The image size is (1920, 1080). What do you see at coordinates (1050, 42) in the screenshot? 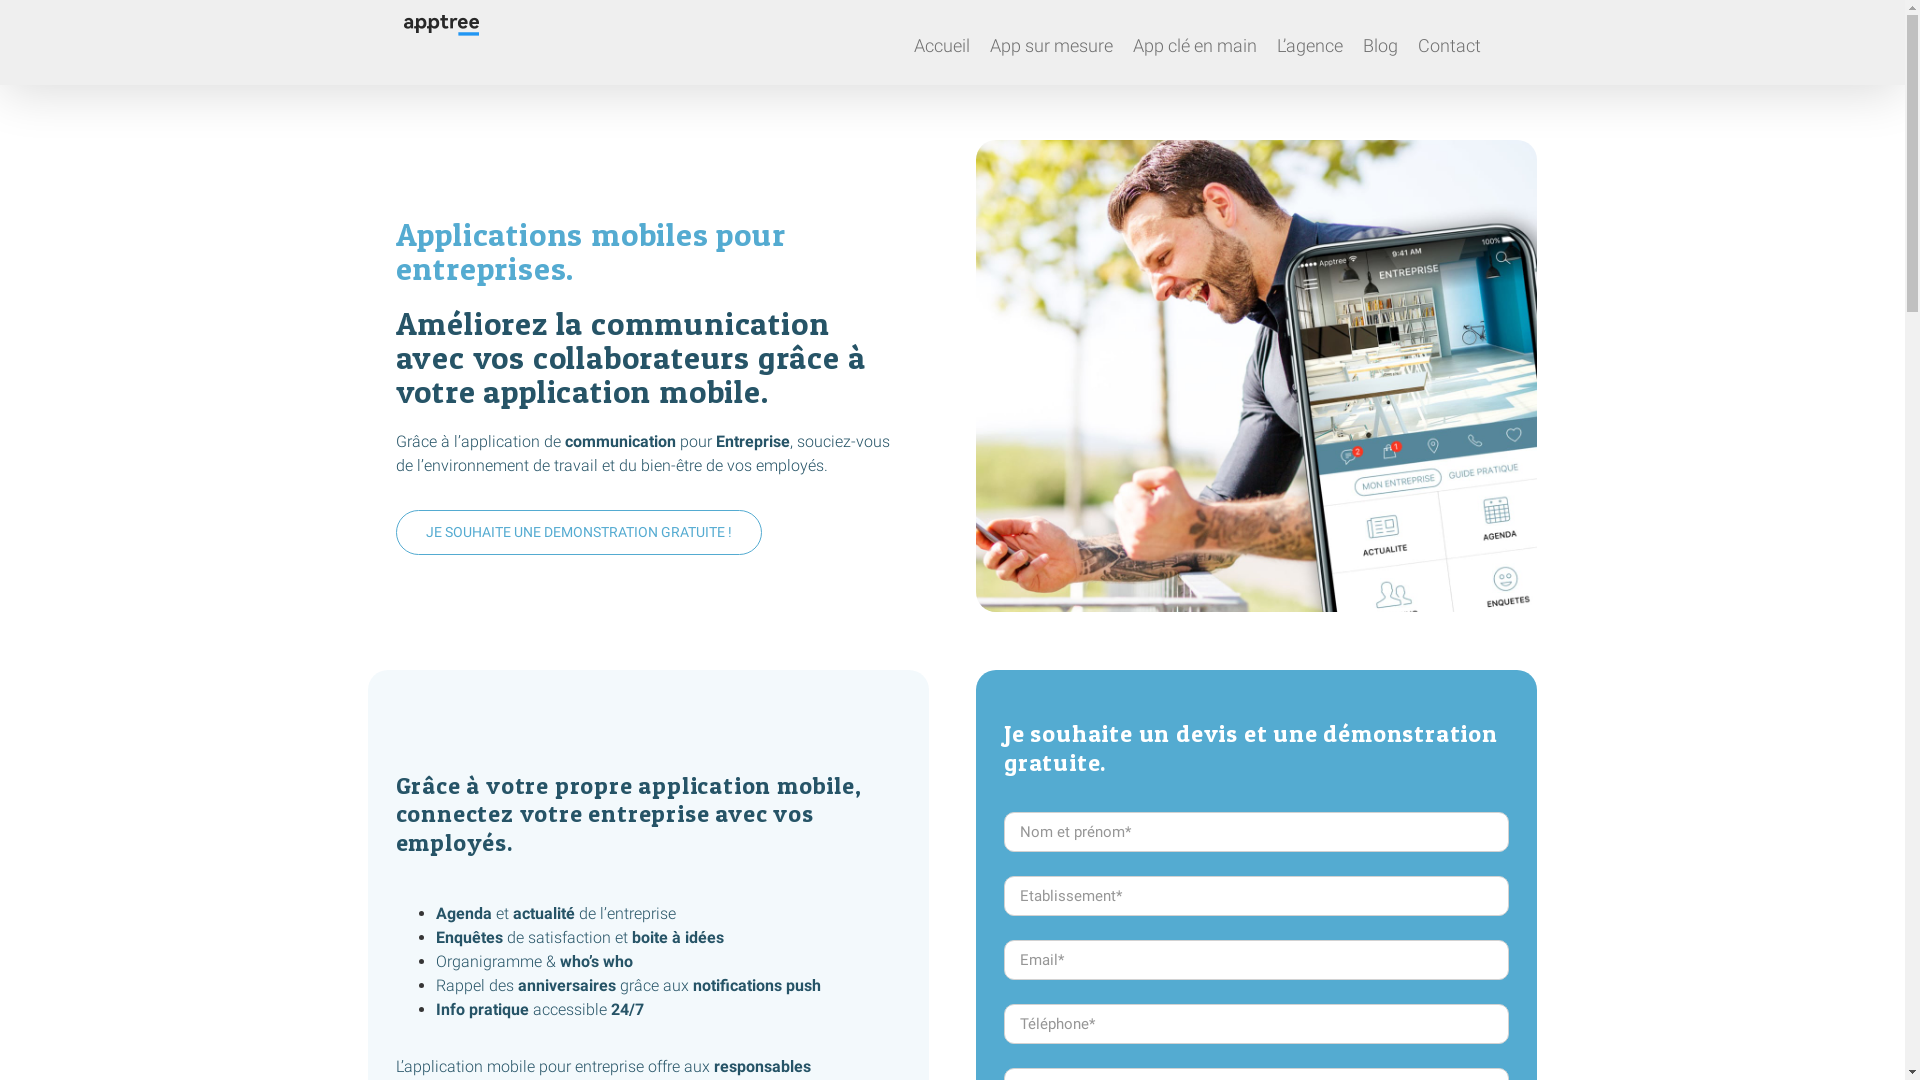
I see `'App sur mesure'` at bounding box center [1050, 42].